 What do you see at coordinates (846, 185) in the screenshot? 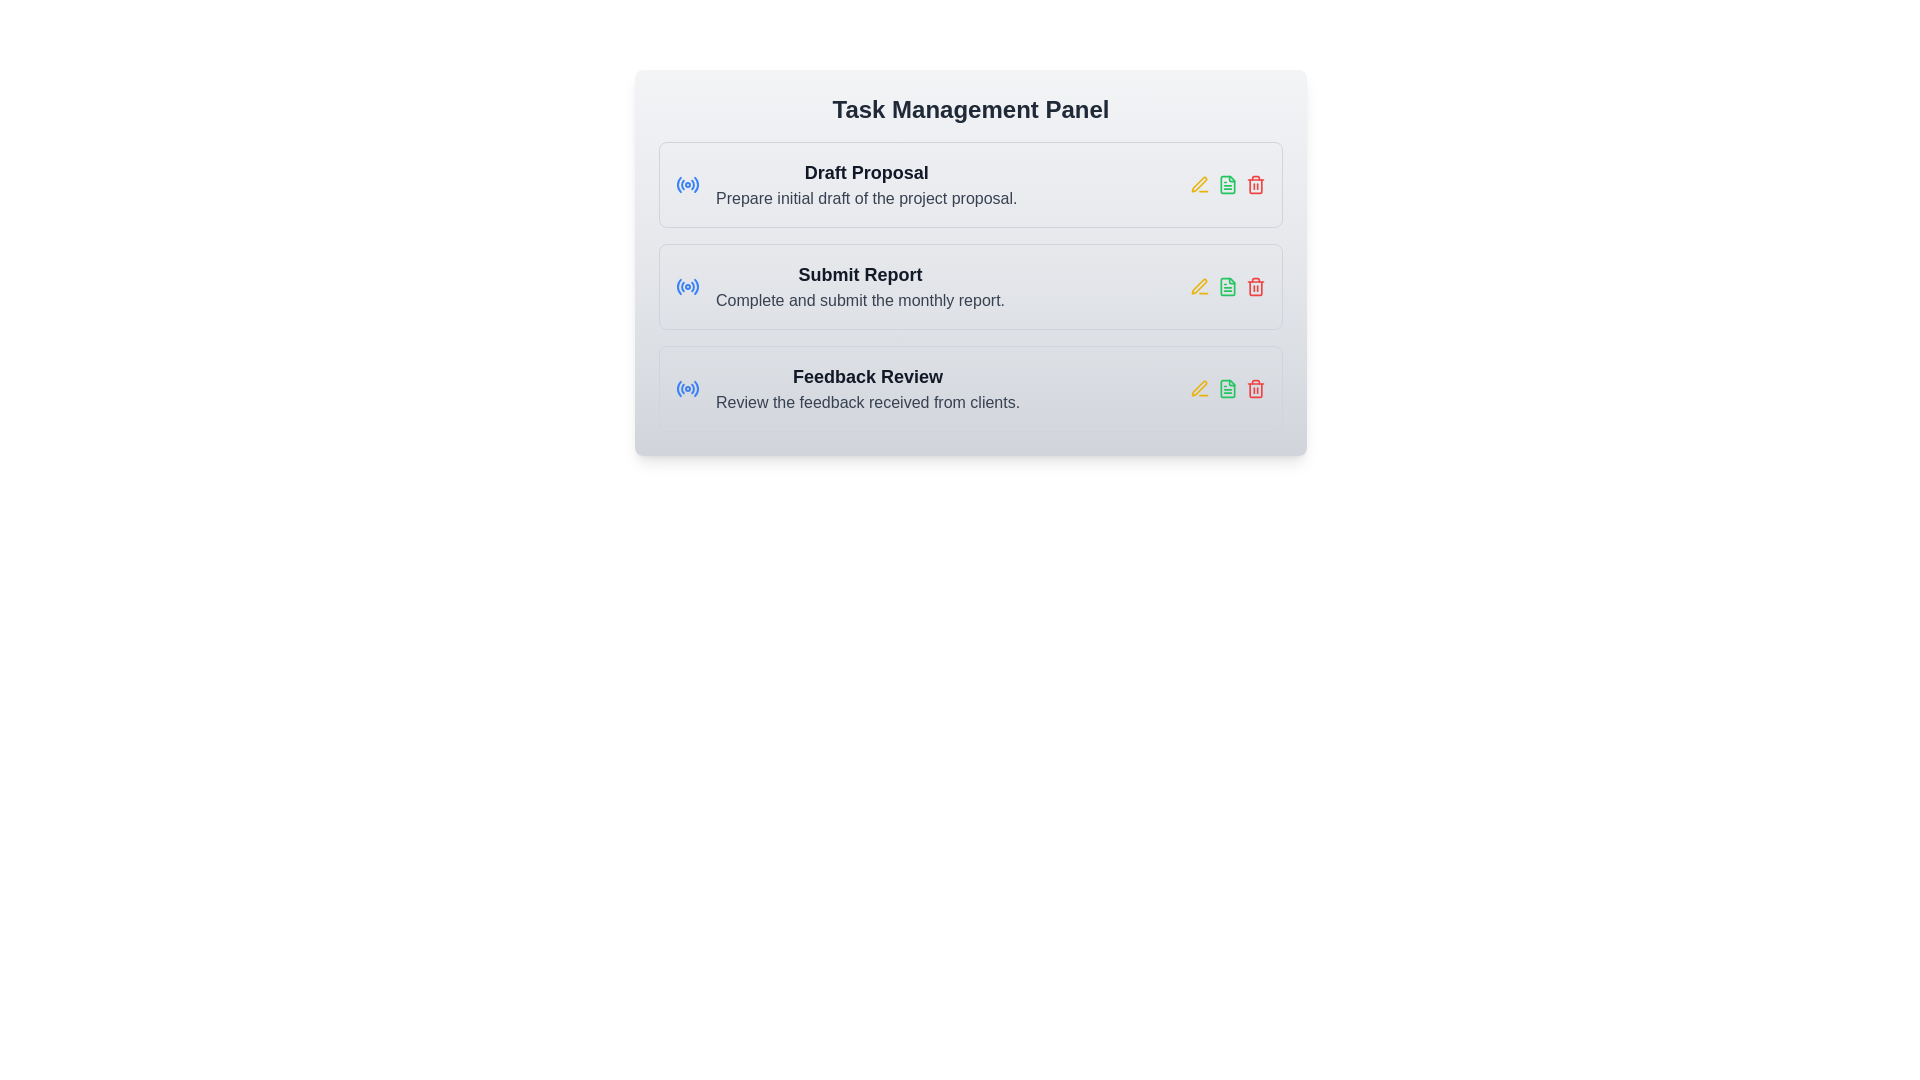
I see `the 'Draft Proposal' informational text block, which includes a title and subtitle` at bounding box center [846, 185].